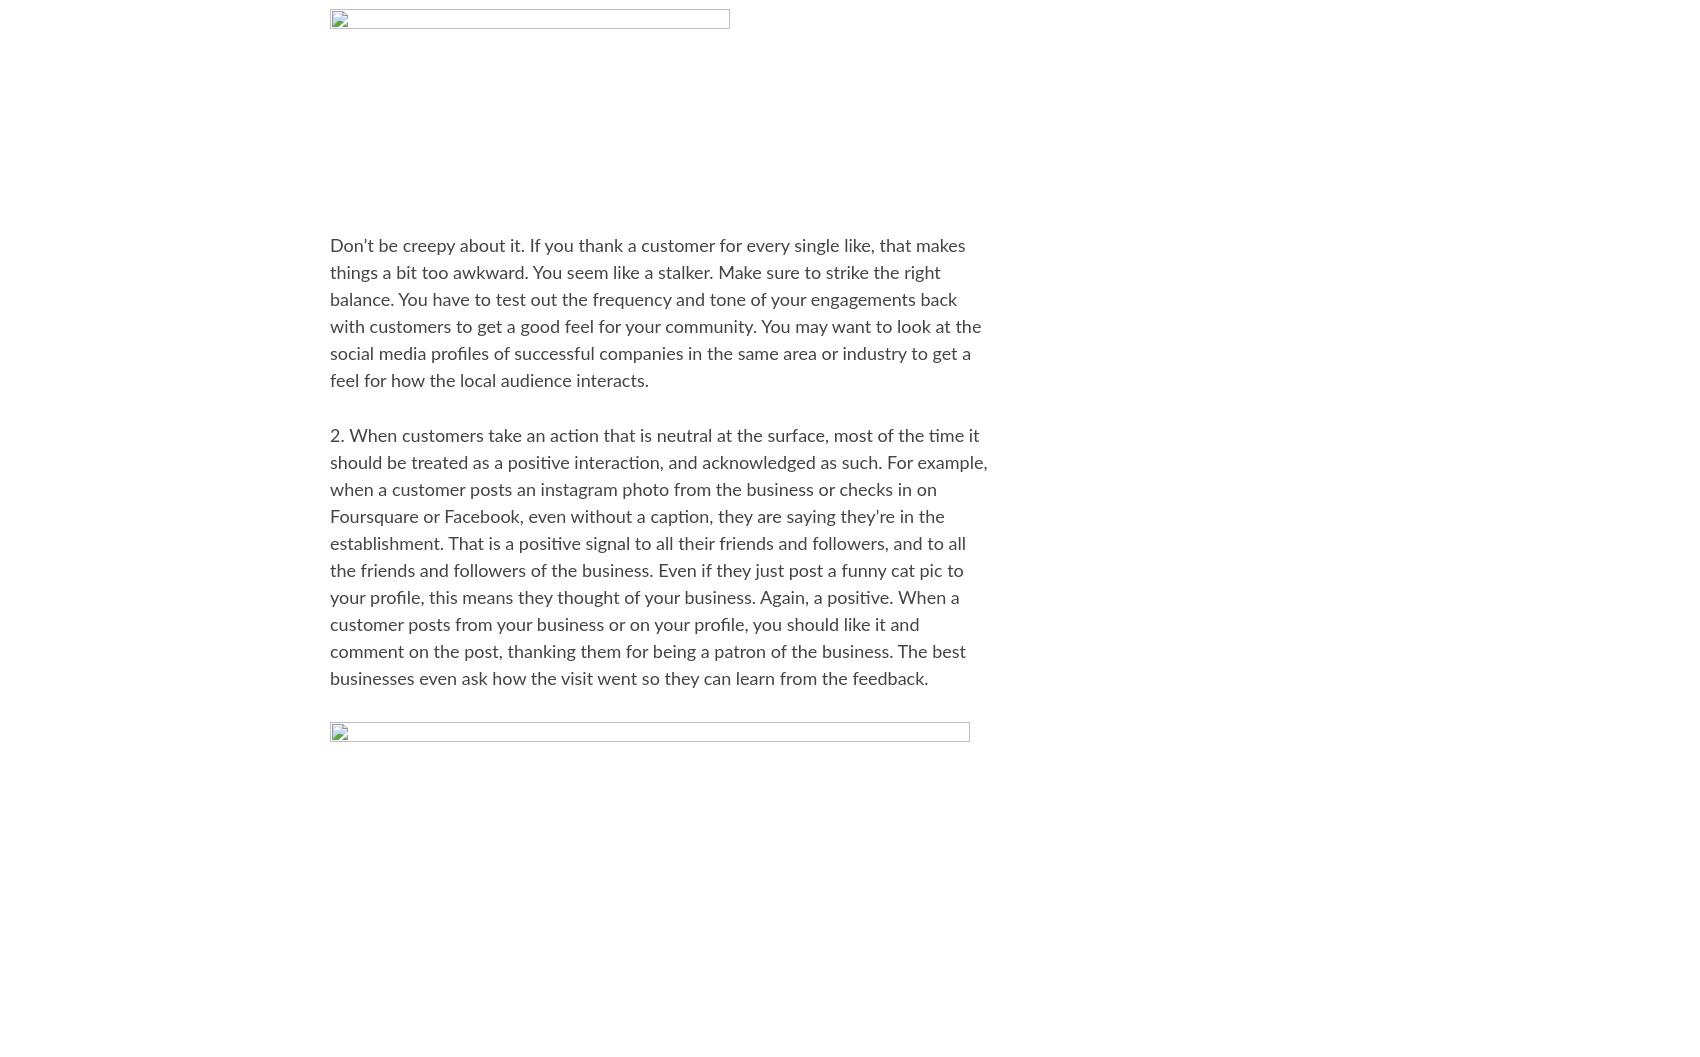  What do you see at coordinates (1089, 706) in the screenshot?
I see `'Contact Us'` at bounding box center [1089, 706].